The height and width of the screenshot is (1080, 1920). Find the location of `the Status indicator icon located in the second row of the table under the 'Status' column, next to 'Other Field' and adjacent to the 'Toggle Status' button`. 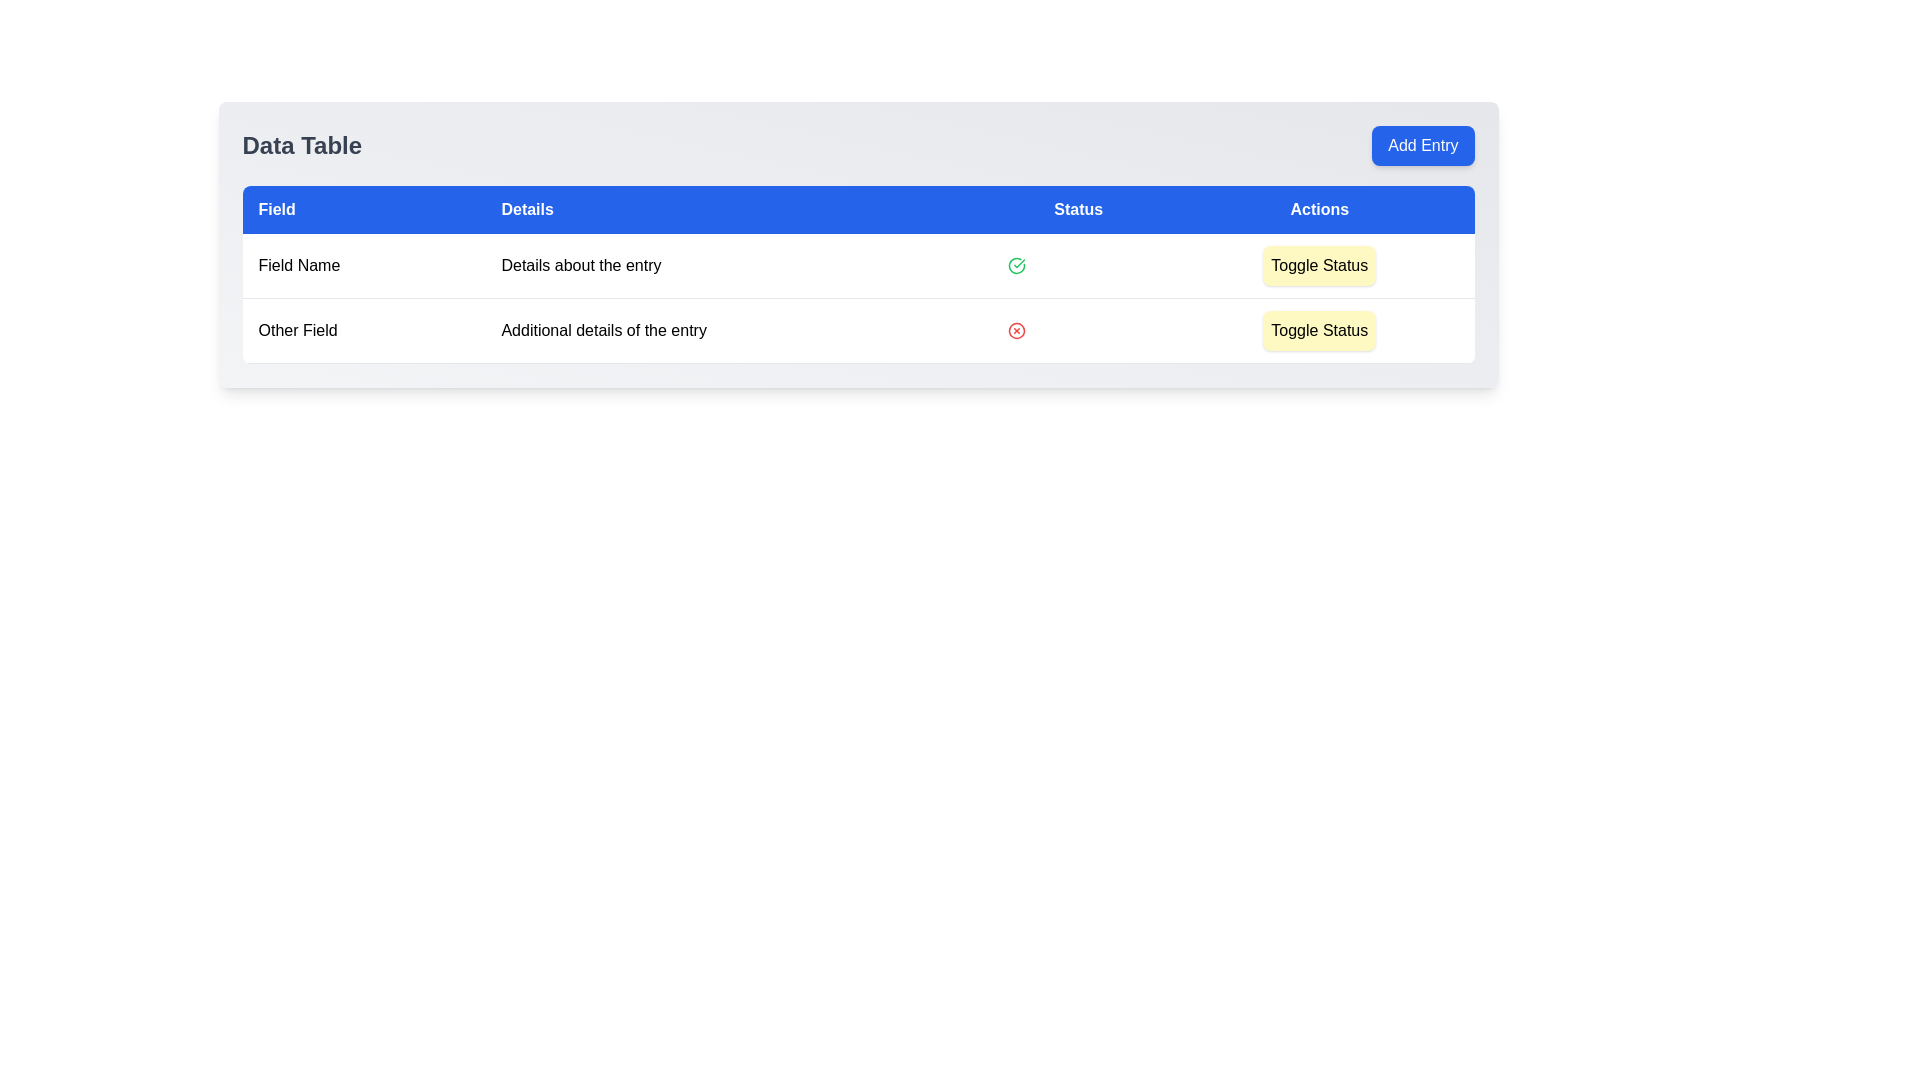

the Status indicator icon located in the second row of the table under the 'Status' column, next to 'Other Field' and adjacent to the 'Toggle Status' button is located at coordinates (1017, 330).